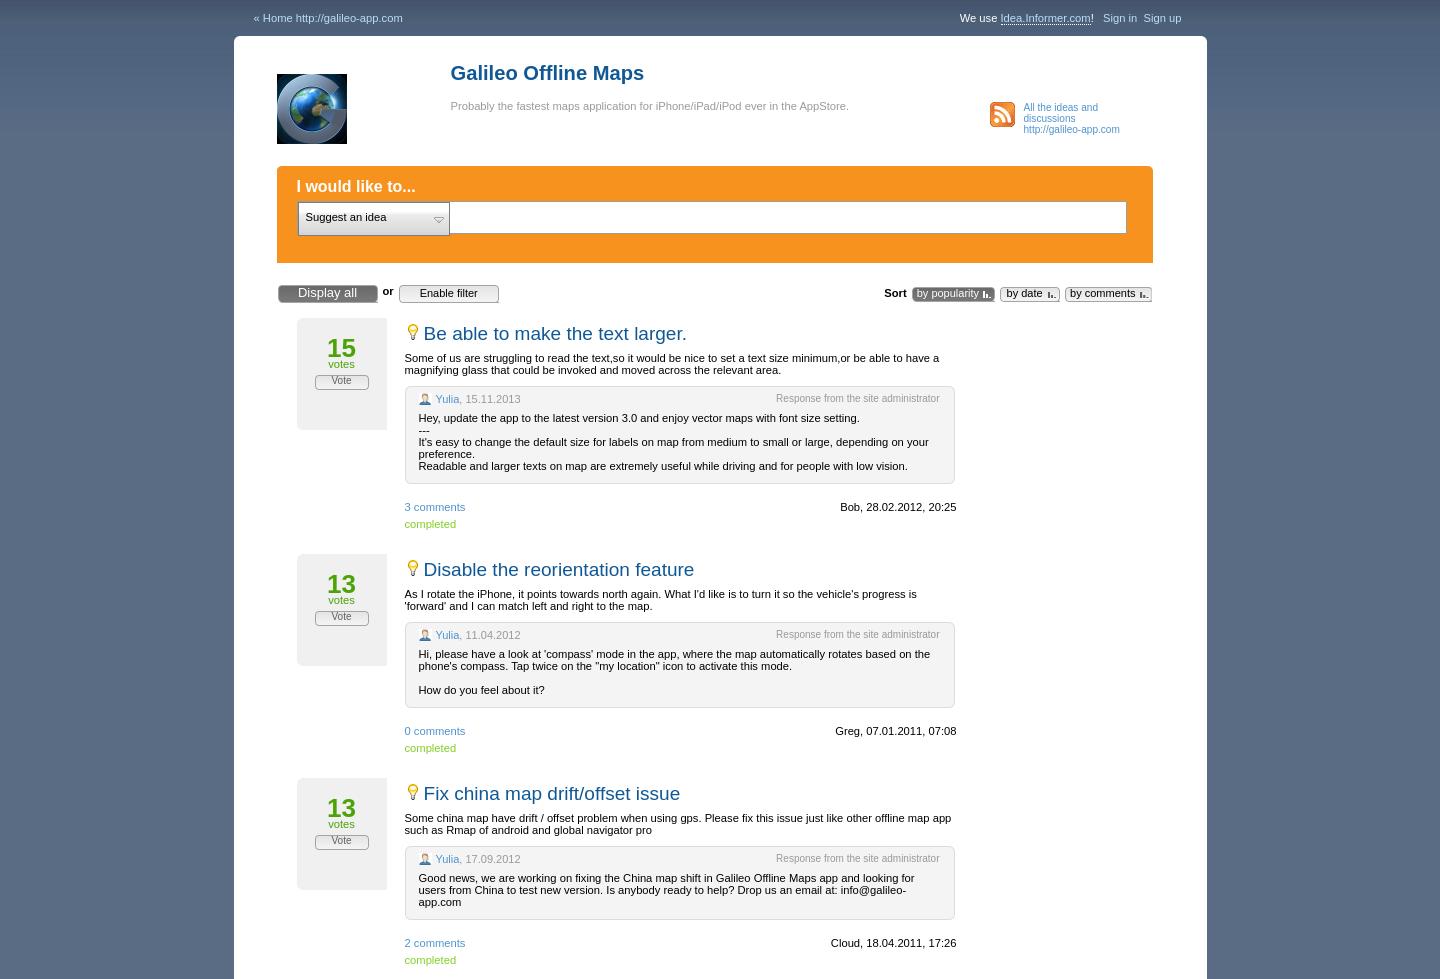  Describe the element at coordinates (554, 333) in the screenshot. I see `'Be able to make the text larger.'` at that location.